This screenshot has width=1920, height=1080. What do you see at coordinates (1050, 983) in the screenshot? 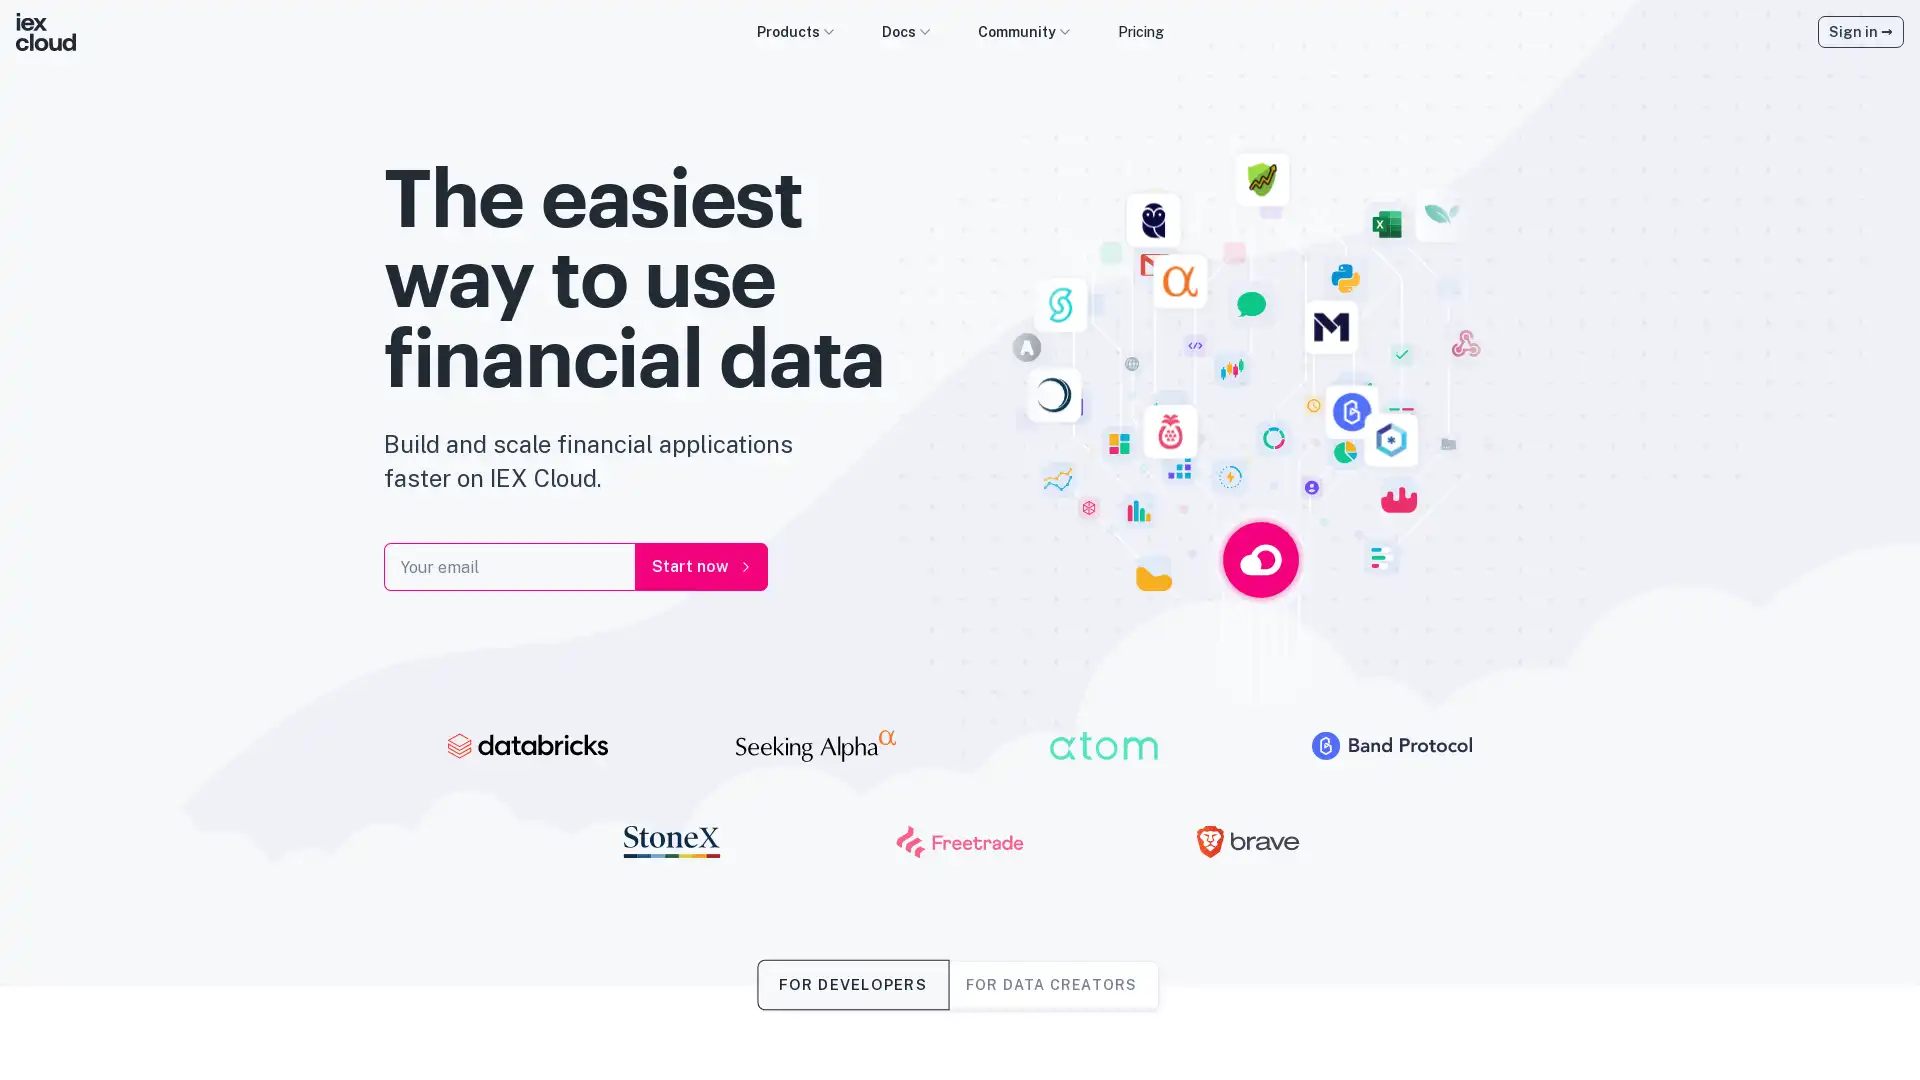
I see `FOR DATA CREATORS` at bounding box center [1050, 983].